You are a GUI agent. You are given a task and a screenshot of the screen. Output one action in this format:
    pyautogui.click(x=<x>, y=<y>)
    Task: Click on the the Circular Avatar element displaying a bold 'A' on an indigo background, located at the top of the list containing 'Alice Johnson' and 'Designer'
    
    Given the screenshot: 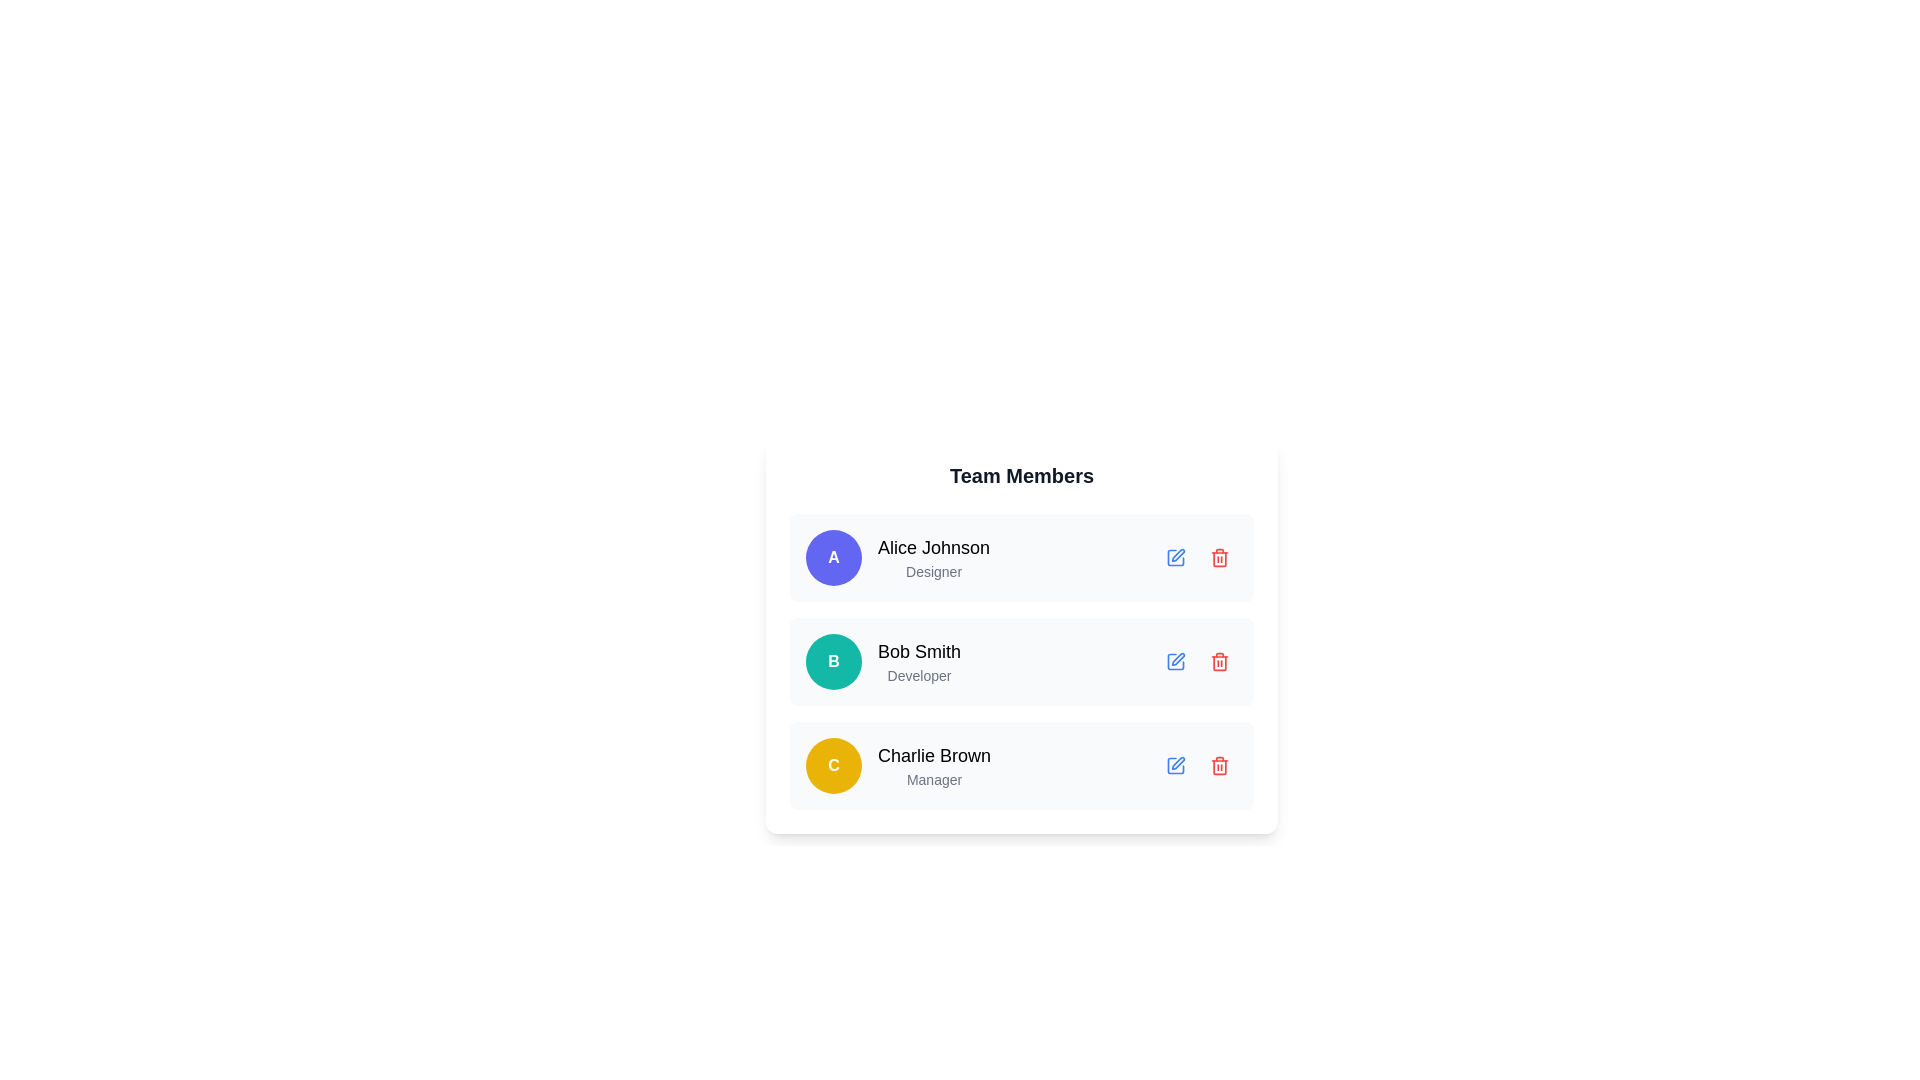 What is the action you would take?
    pyautogui.click(x=834, y=558)
    